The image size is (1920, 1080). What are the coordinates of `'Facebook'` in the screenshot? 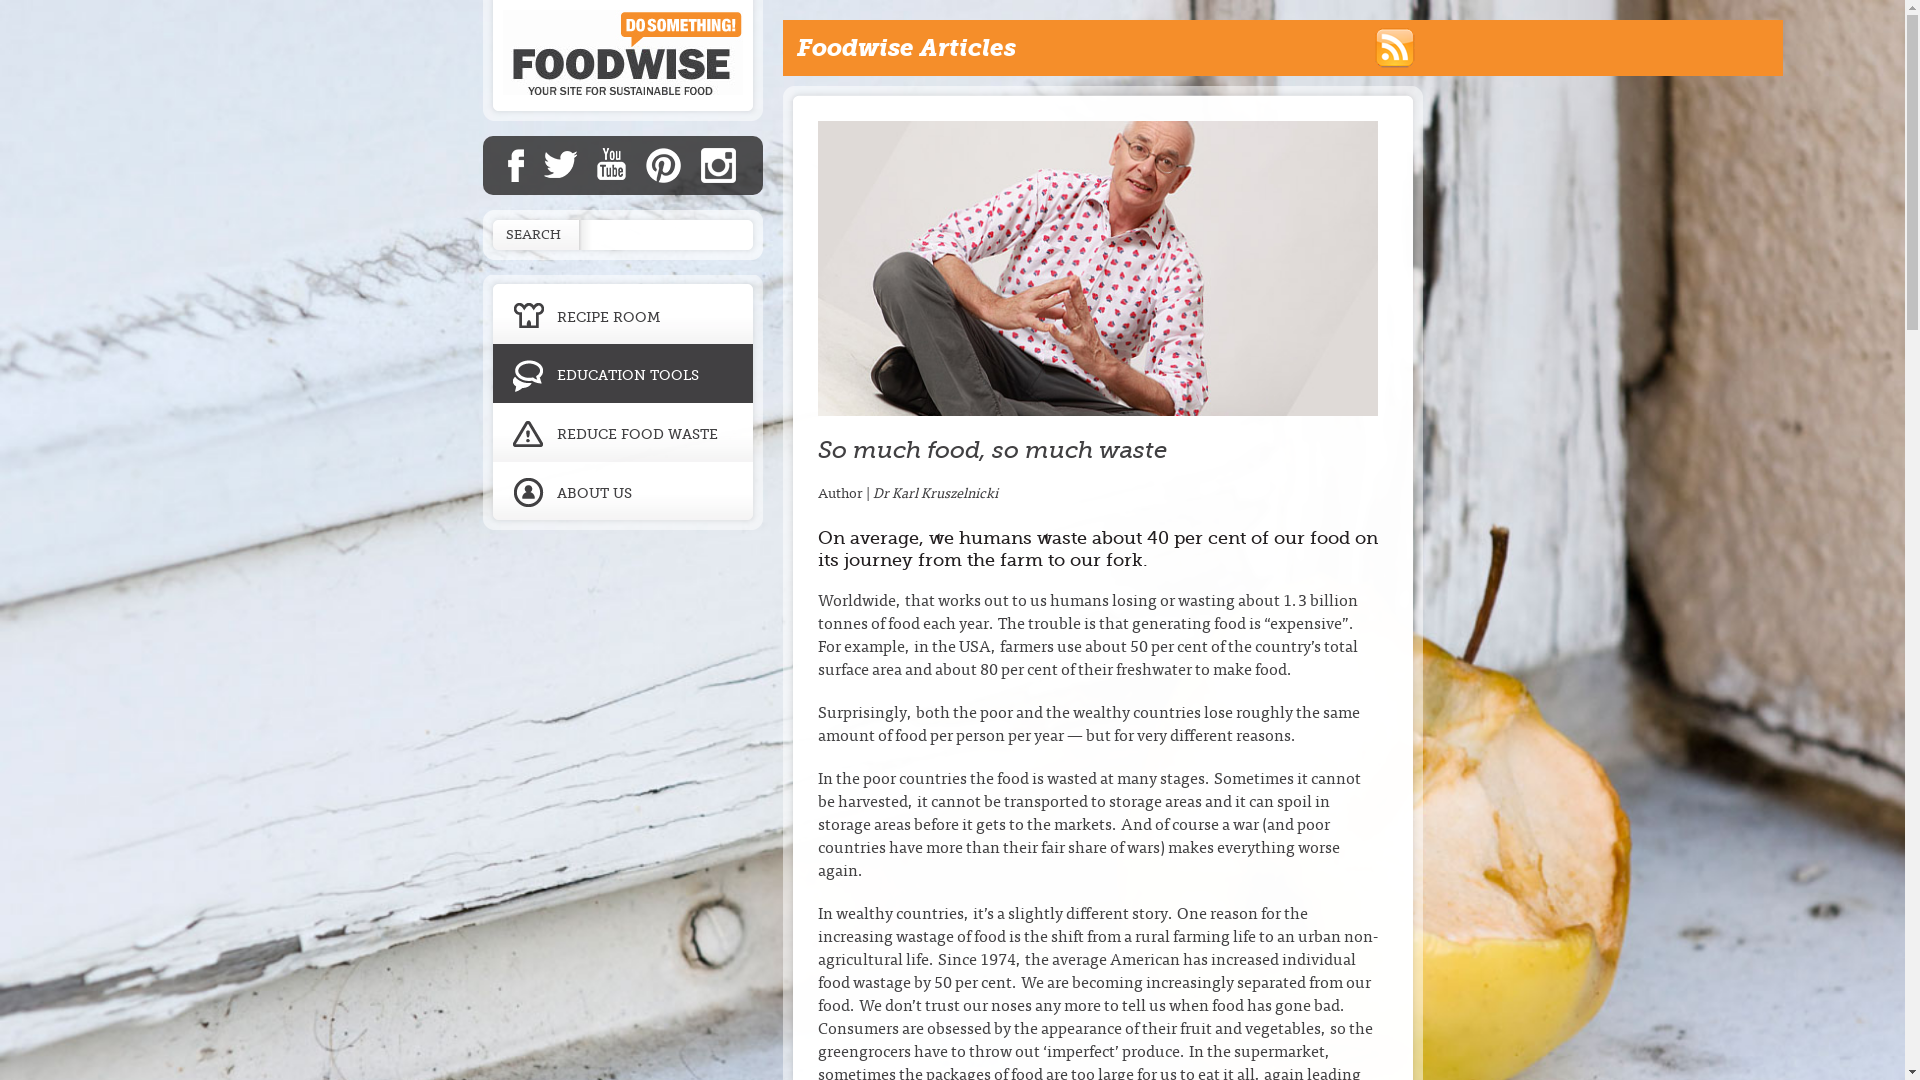 It's located at (508, 164).